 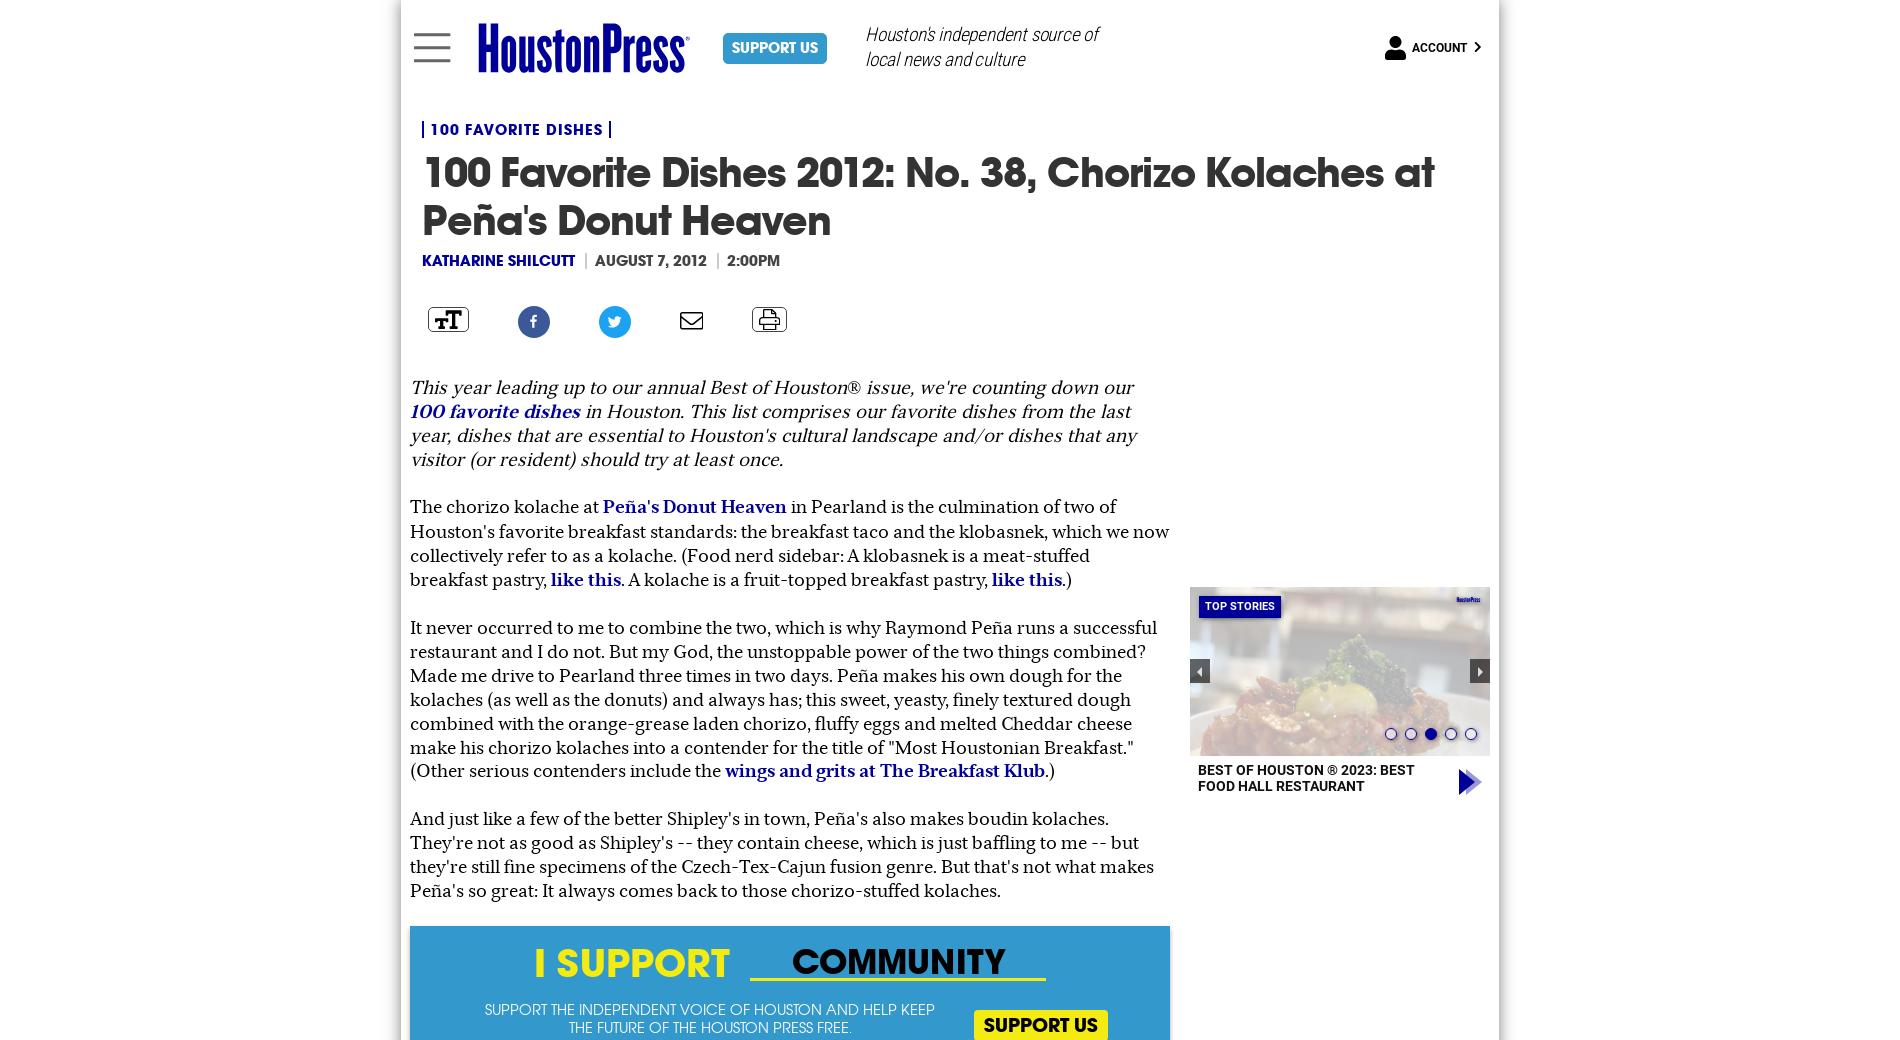 I want to click on 'Support the independent voice of Houston and 
help keep the future of the Houston Press free.', so click(x=485, y=1017).